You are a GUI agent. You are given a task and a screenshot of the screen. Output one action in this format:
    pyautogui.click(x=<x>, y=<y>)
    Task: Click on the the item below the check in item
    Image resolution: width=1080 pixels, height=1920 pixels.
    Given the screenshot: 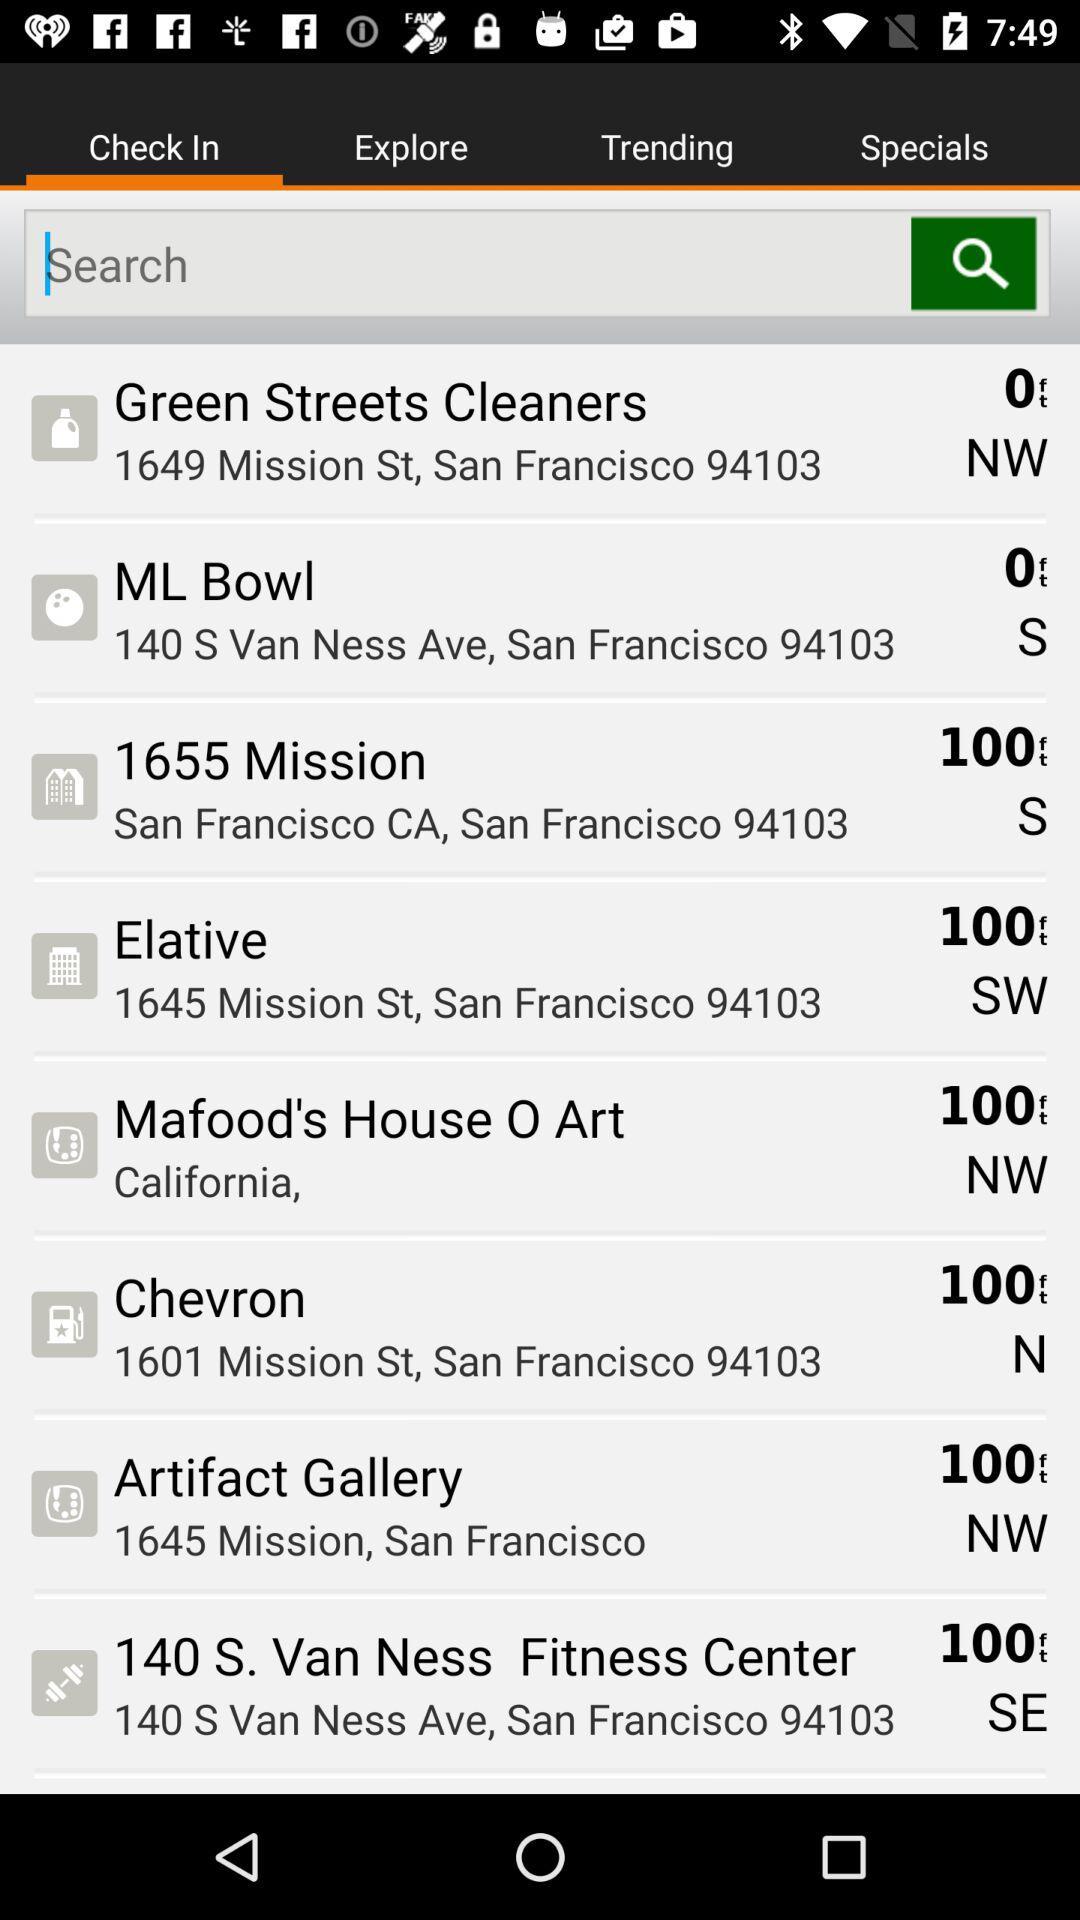 What is the action you would take?
    pyautogui.click(x=467, y=262)
    